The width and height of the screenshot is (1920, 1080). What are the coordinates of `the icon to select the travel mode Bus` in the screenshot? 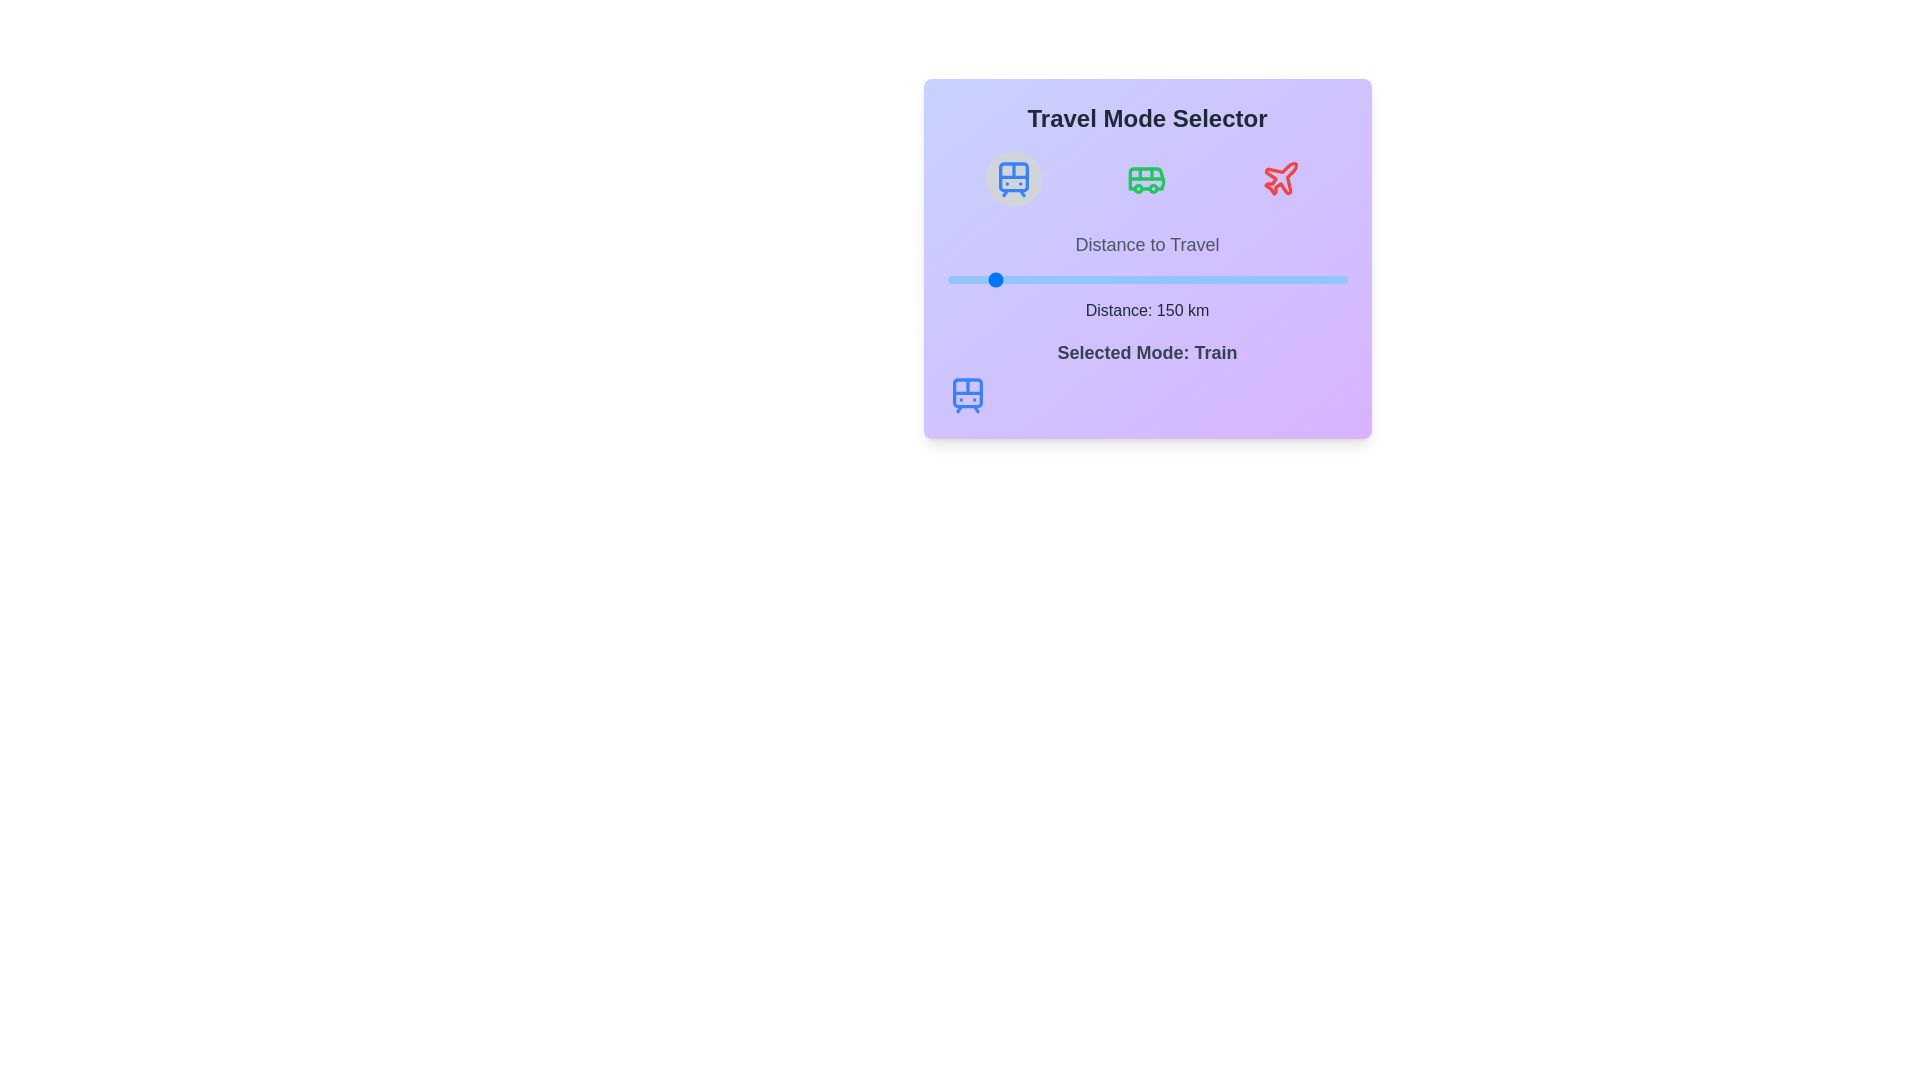 It's located at (1147, 177).